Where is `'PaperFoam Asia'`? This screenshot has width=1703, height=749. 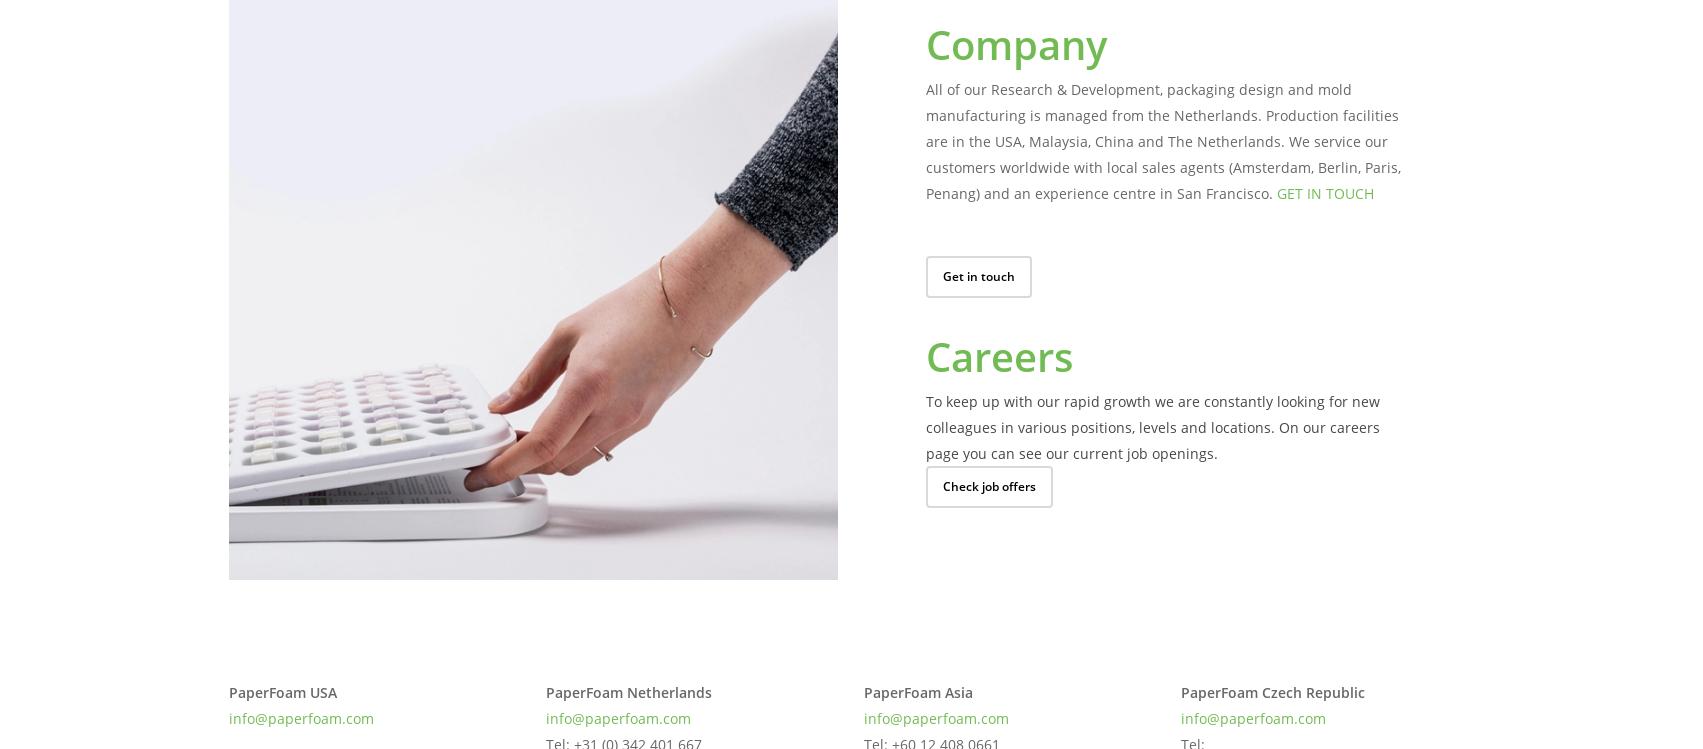 'PaperFoam Asia' is located at coordinates (916, 691).